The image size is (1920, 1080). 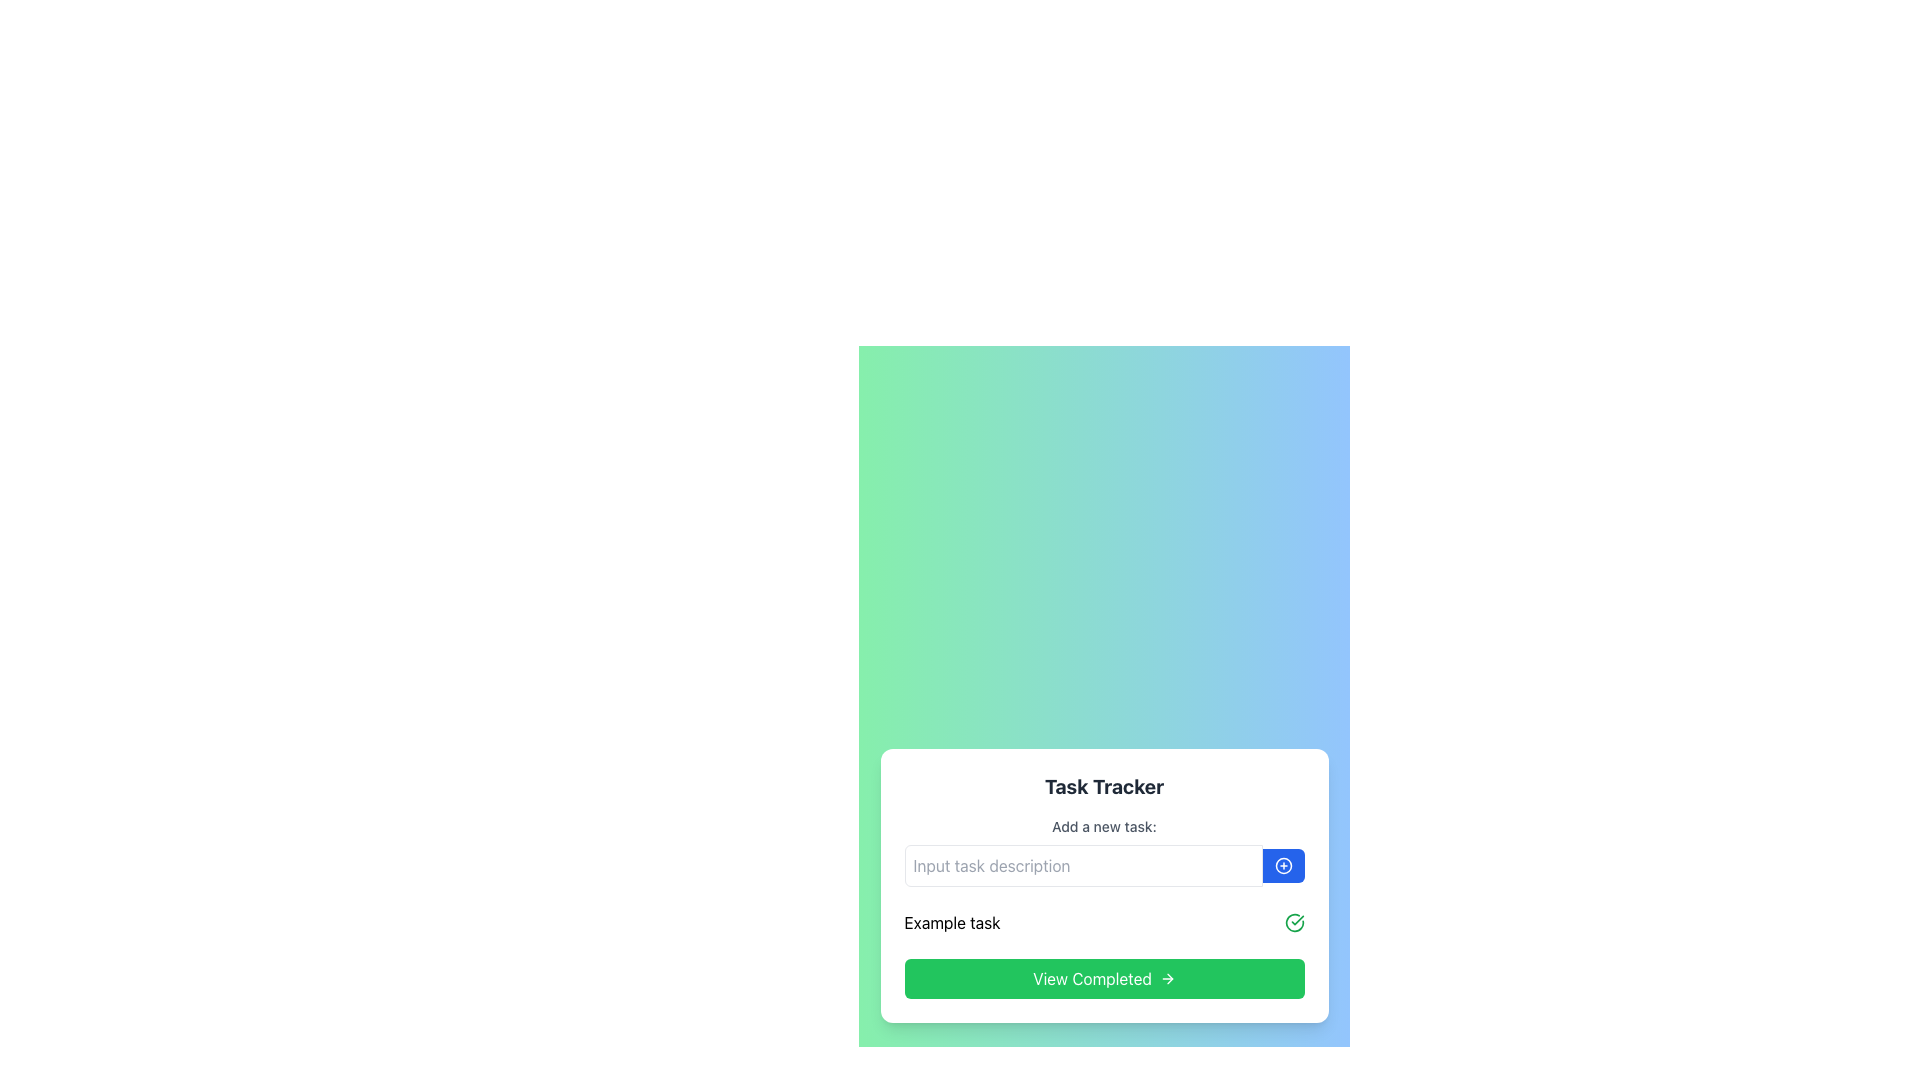 I want to click on the completed task indicator represented by a circular green checkmark icon located to the right of the text item 'Example task' in the task list, so click(x=1294, y=922).